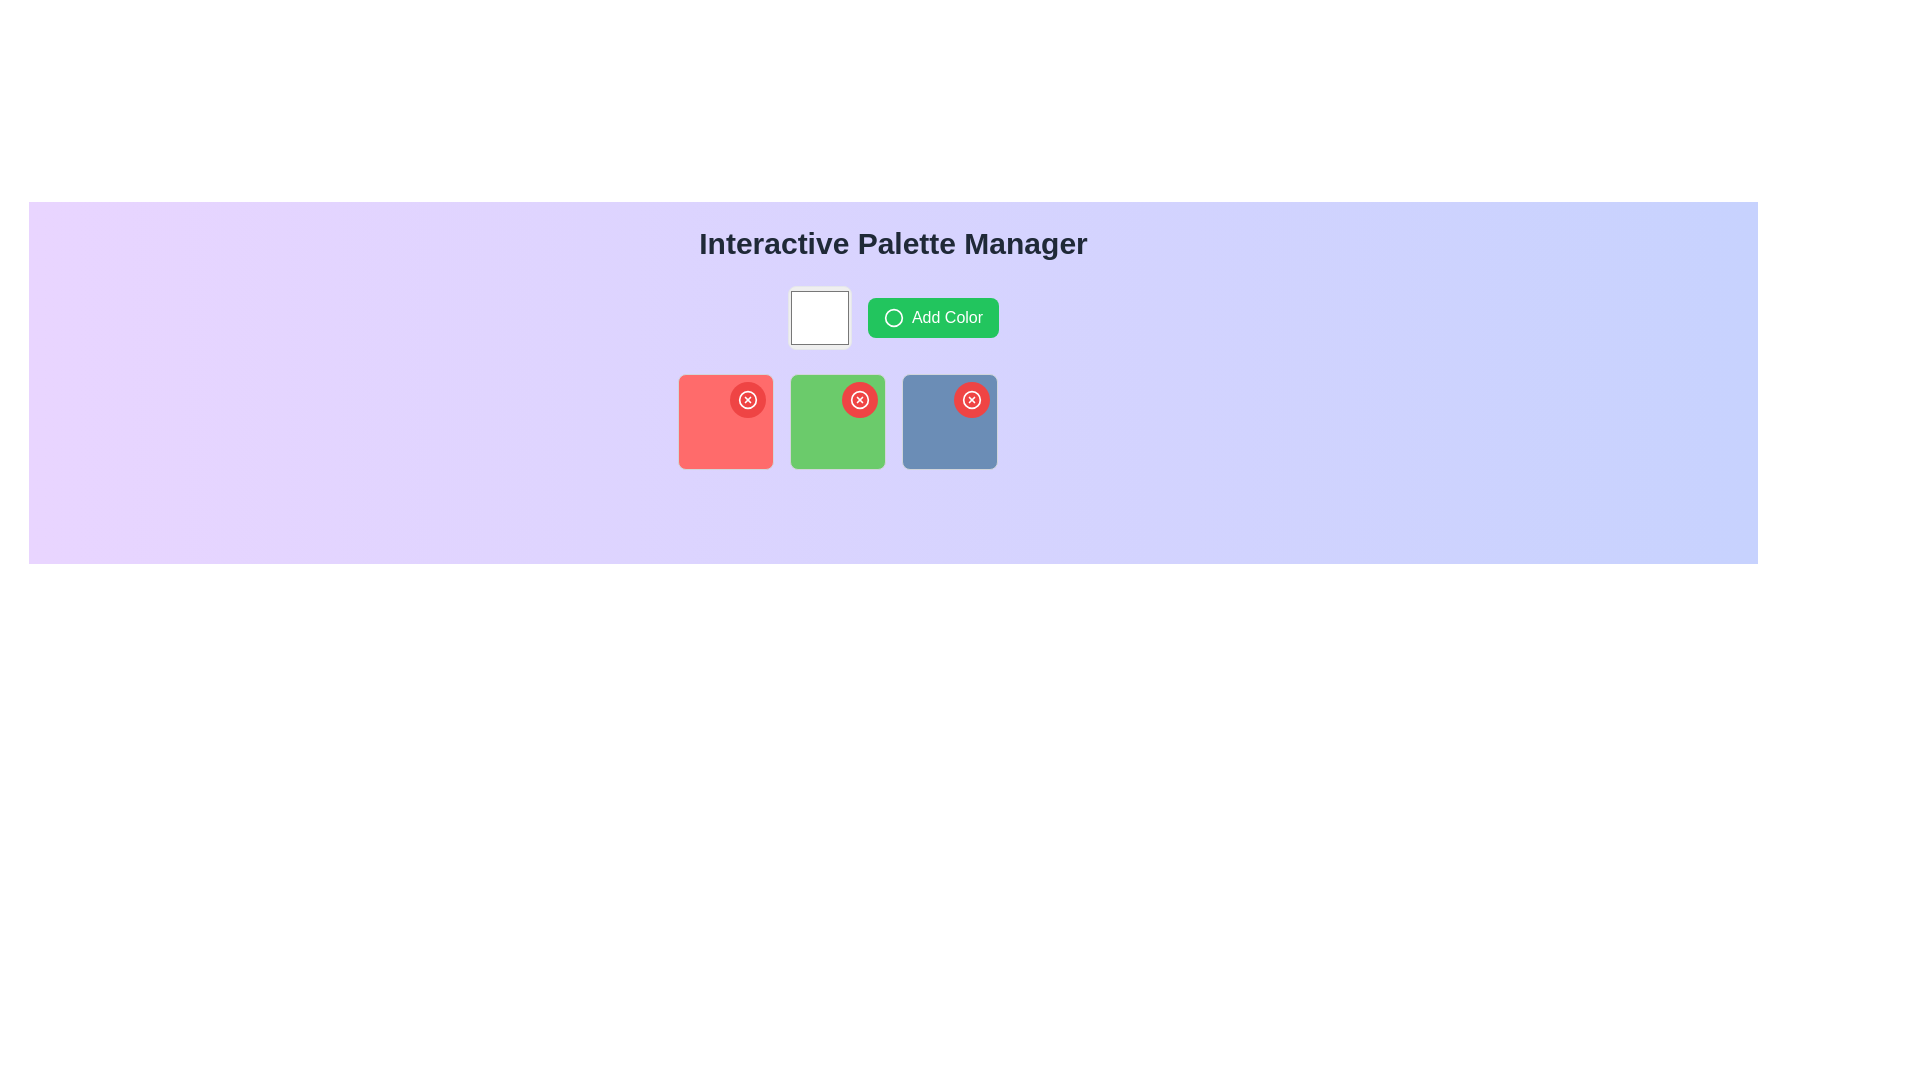 Image resolution: width=1920 pixels, height=1080 pixels. Describe the element at coordinates (837, 420) in the screenshot. I see `the second color palette item in the grid layout by clicking on it` at that location.